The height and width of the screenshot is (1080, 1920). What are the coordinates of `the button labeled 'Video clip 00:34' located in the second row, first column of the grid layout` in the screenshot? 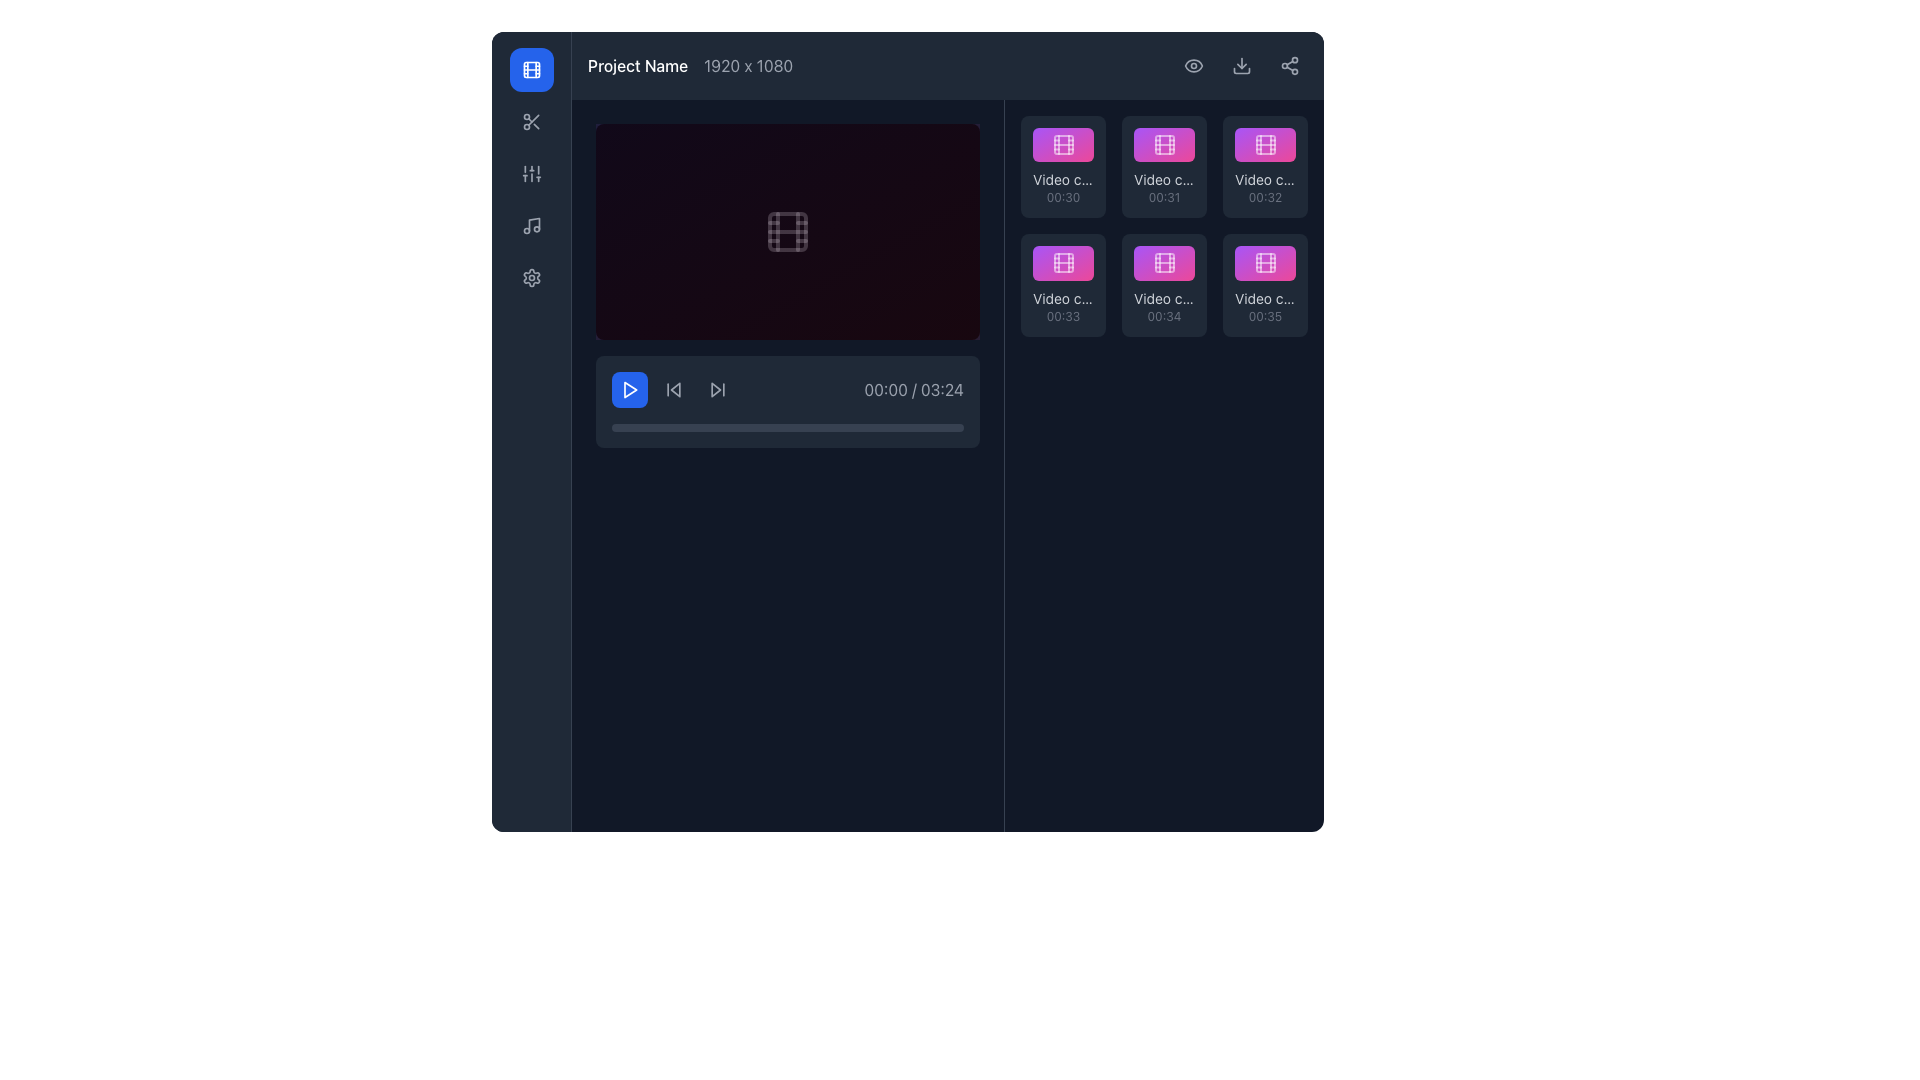 It's located at (1164, 262).